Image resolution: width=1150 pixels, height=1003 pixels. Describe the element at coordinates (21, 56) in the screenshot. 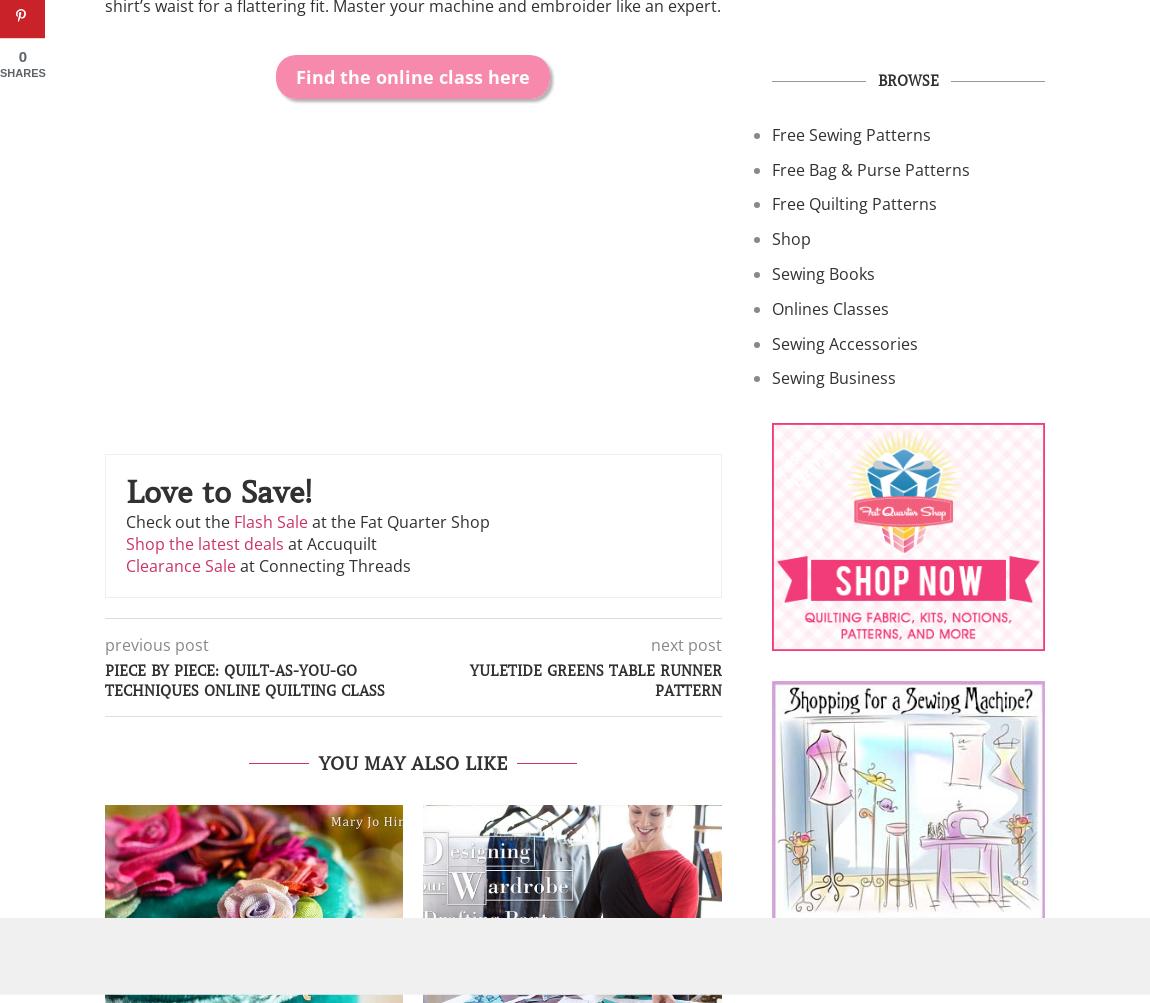

I see `'0'` at that location.